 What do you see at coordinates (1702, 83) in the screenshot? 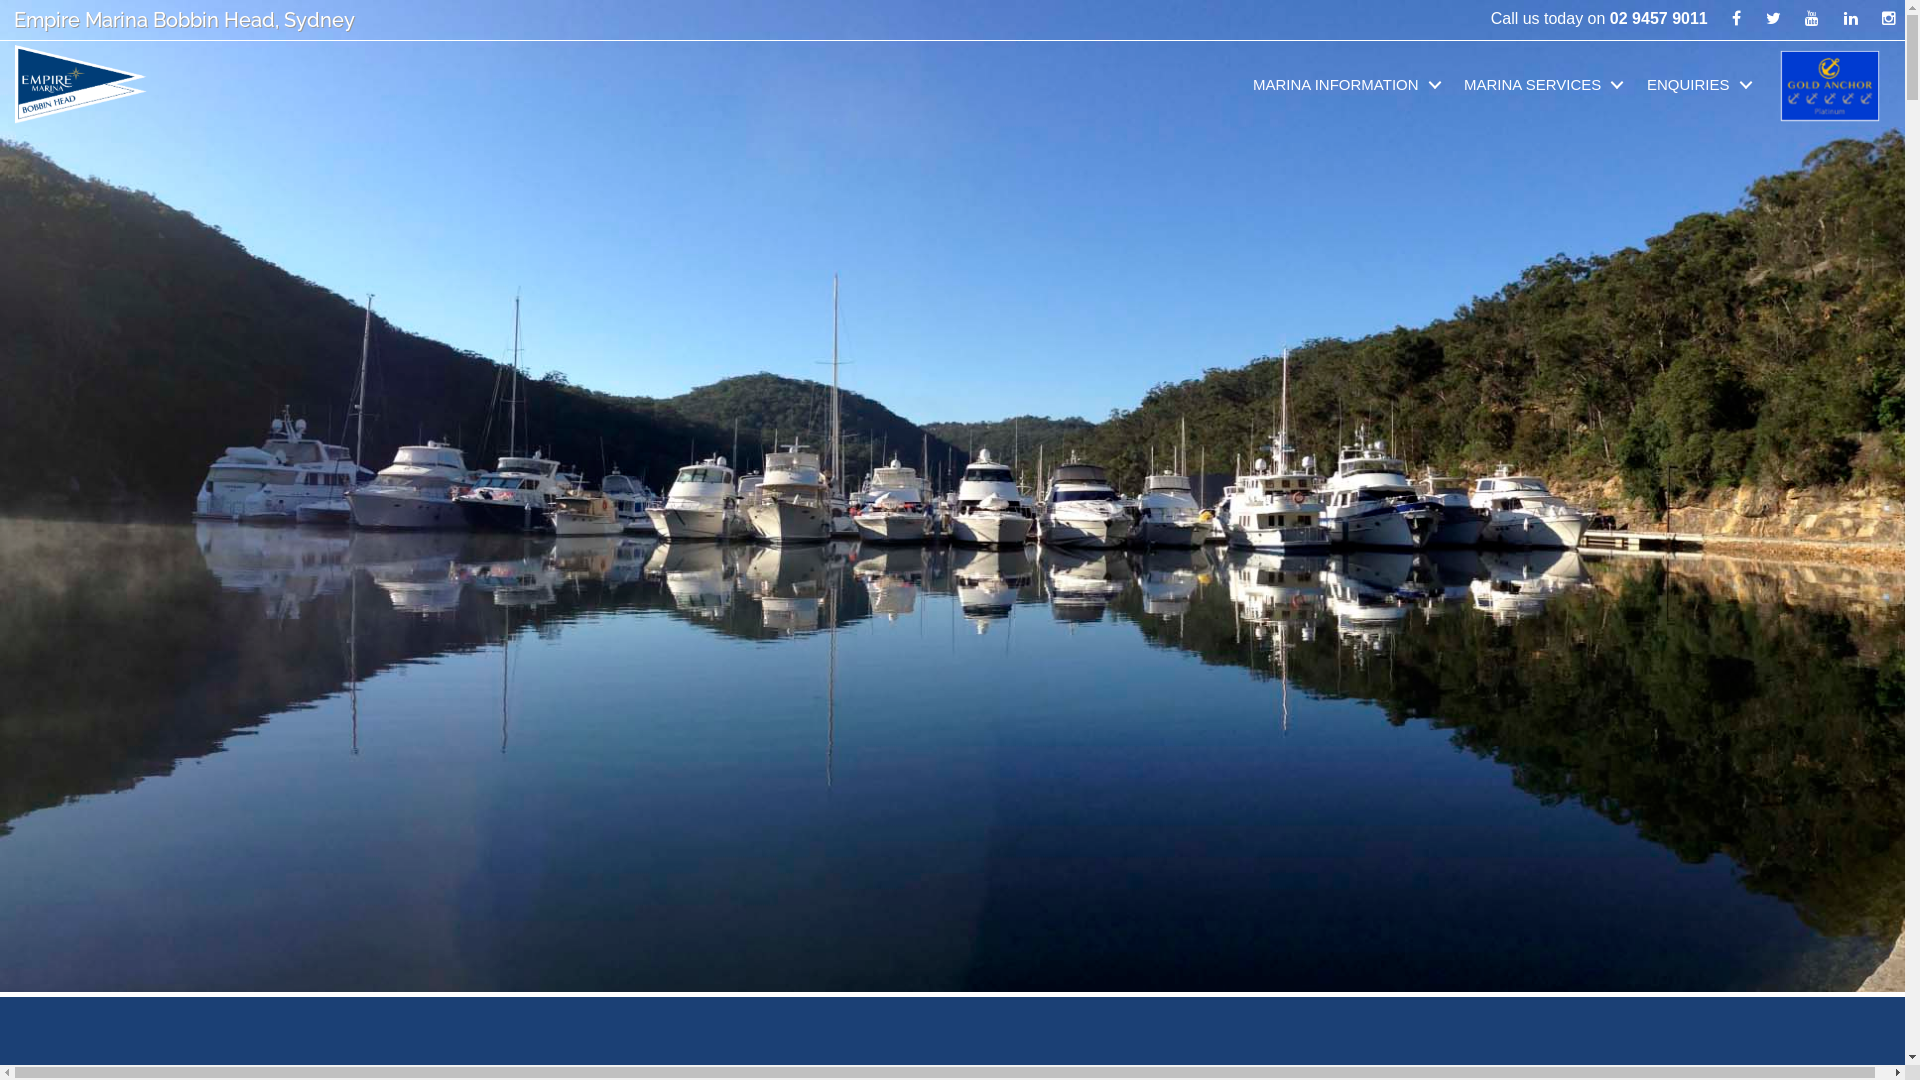
I see `'ENQUIRIES'` at bounding box center [1702, 83].